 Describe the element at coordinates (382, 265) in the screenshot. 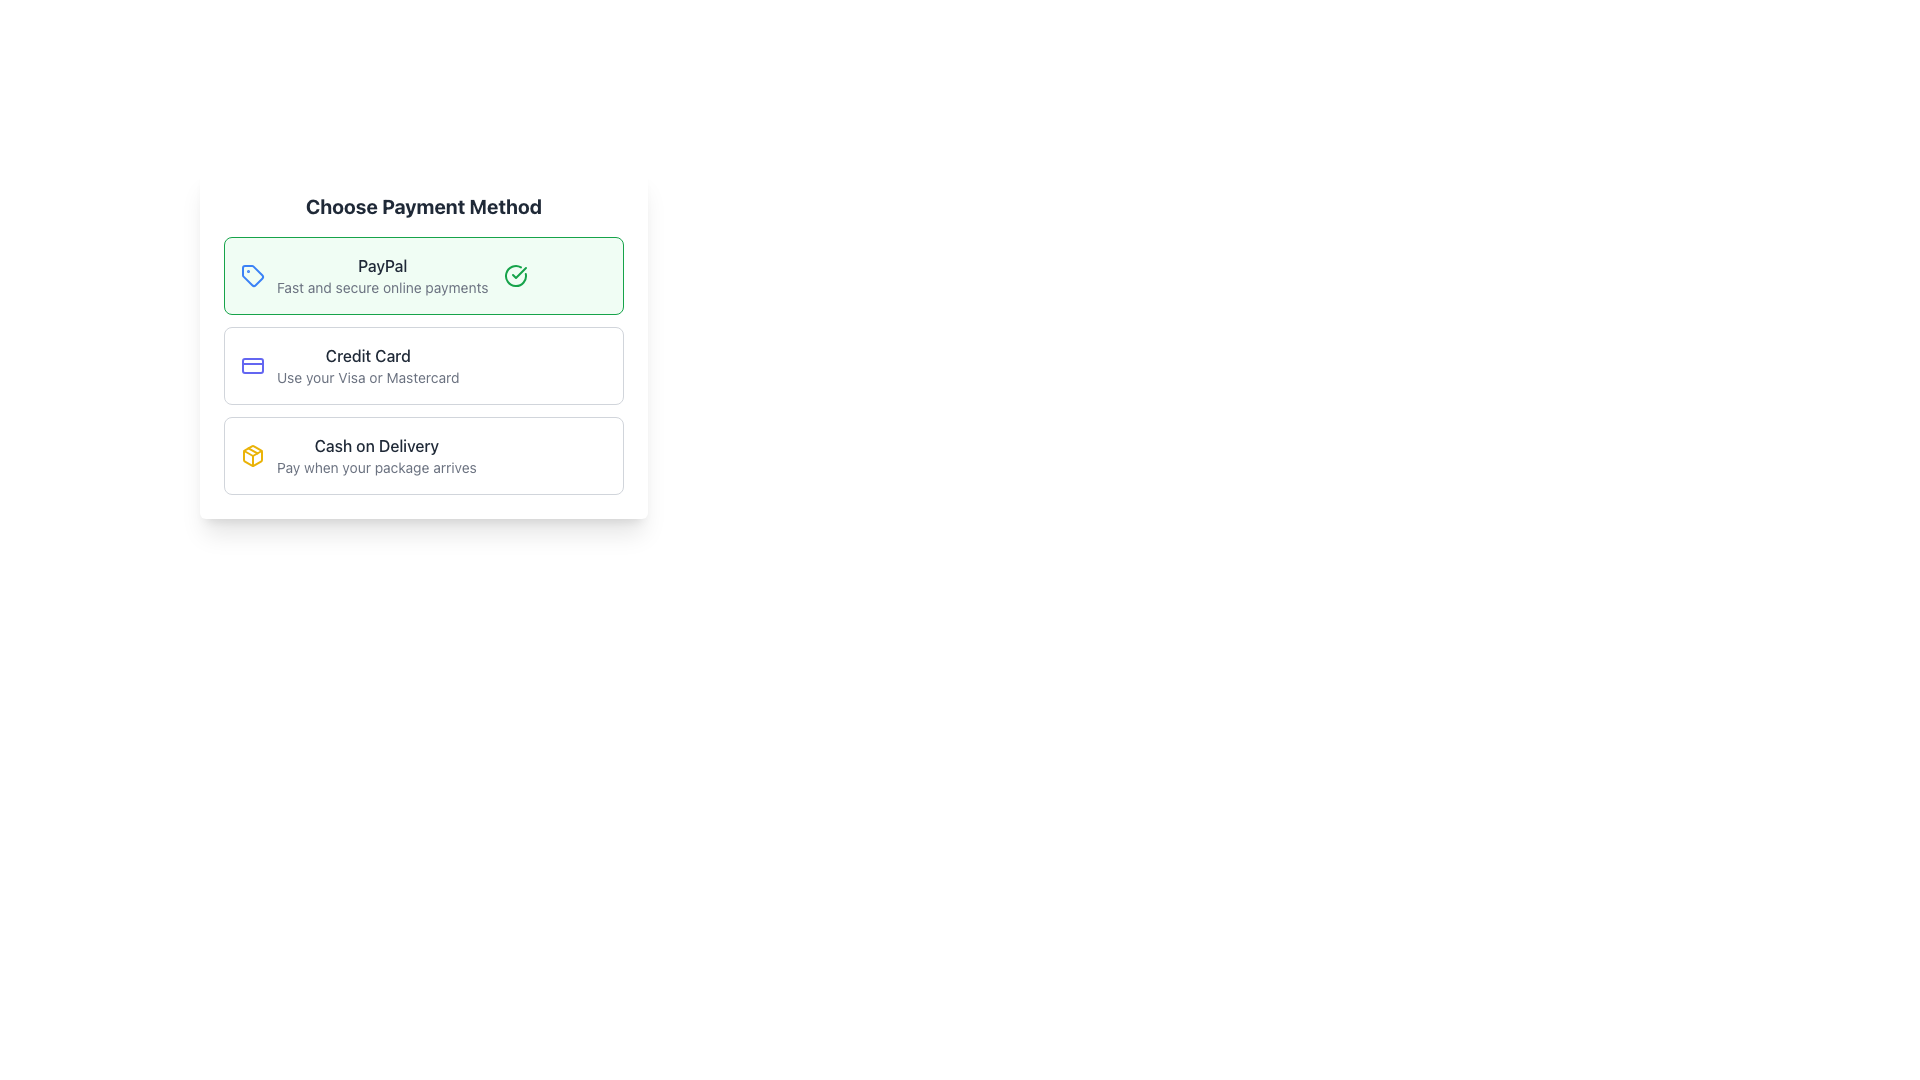

I see `the text label 'PayPal' which is displayed in bold, dark gray font as part of the payment method selection` at that location.